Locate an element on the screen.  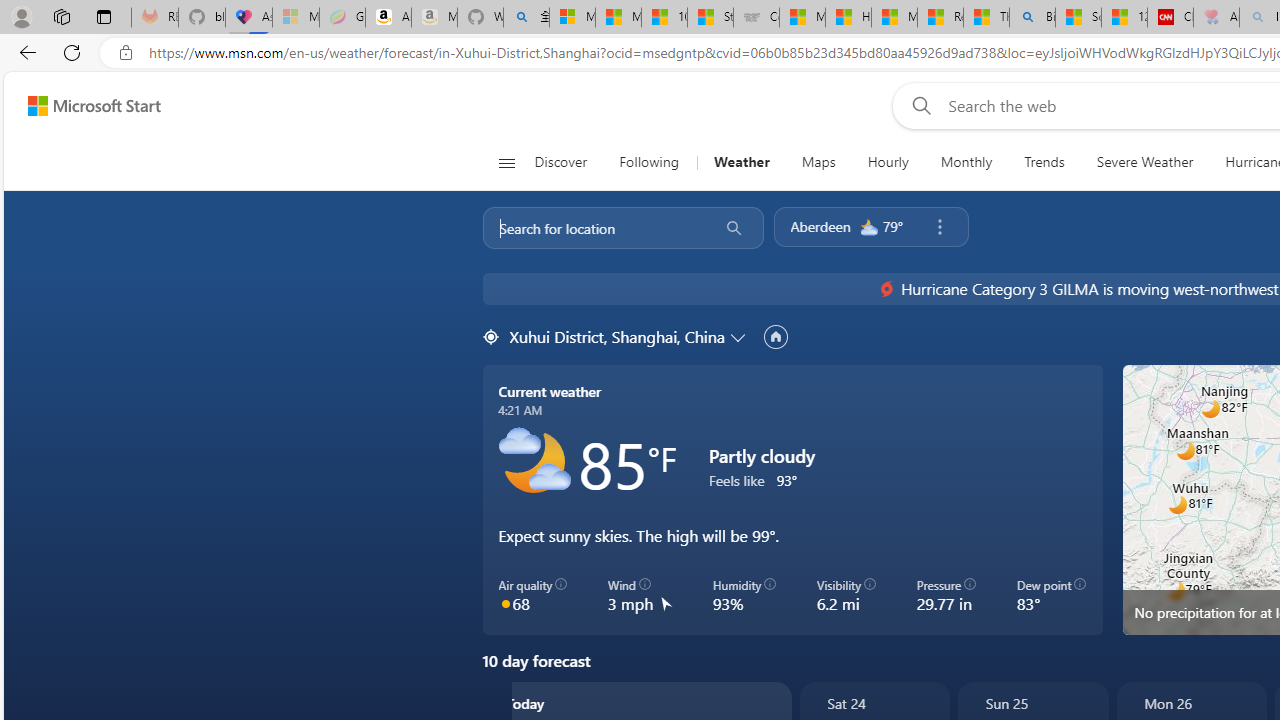
'Class: aqiColorCycle-DS-EntryPoint1-1' is located at coordinates (505, 602).